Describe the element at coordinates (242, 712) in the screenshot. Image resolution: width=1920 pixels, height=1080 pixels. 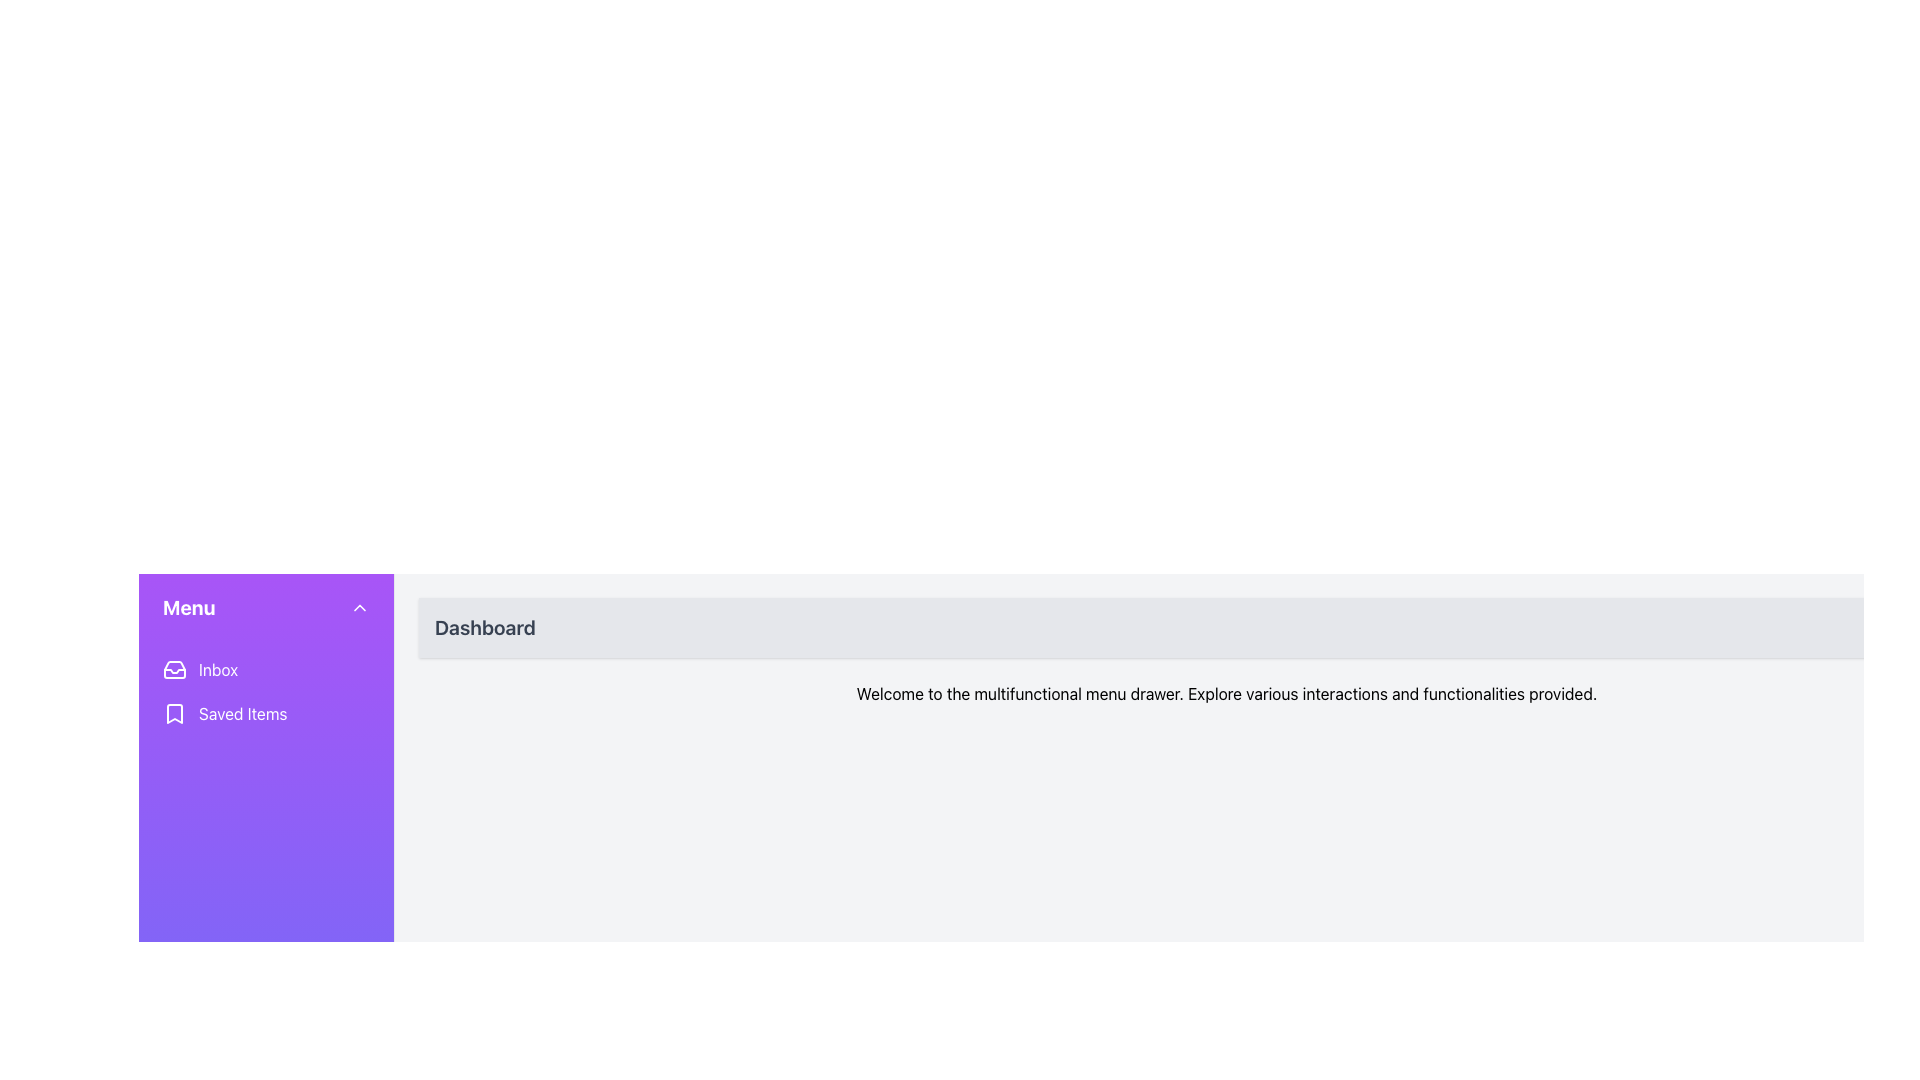
I see `the 'Saved Items' text label in the sidebar menu, which is the second item beneath 'Inbox' and is accompanied by a bookmark icon` at that location.